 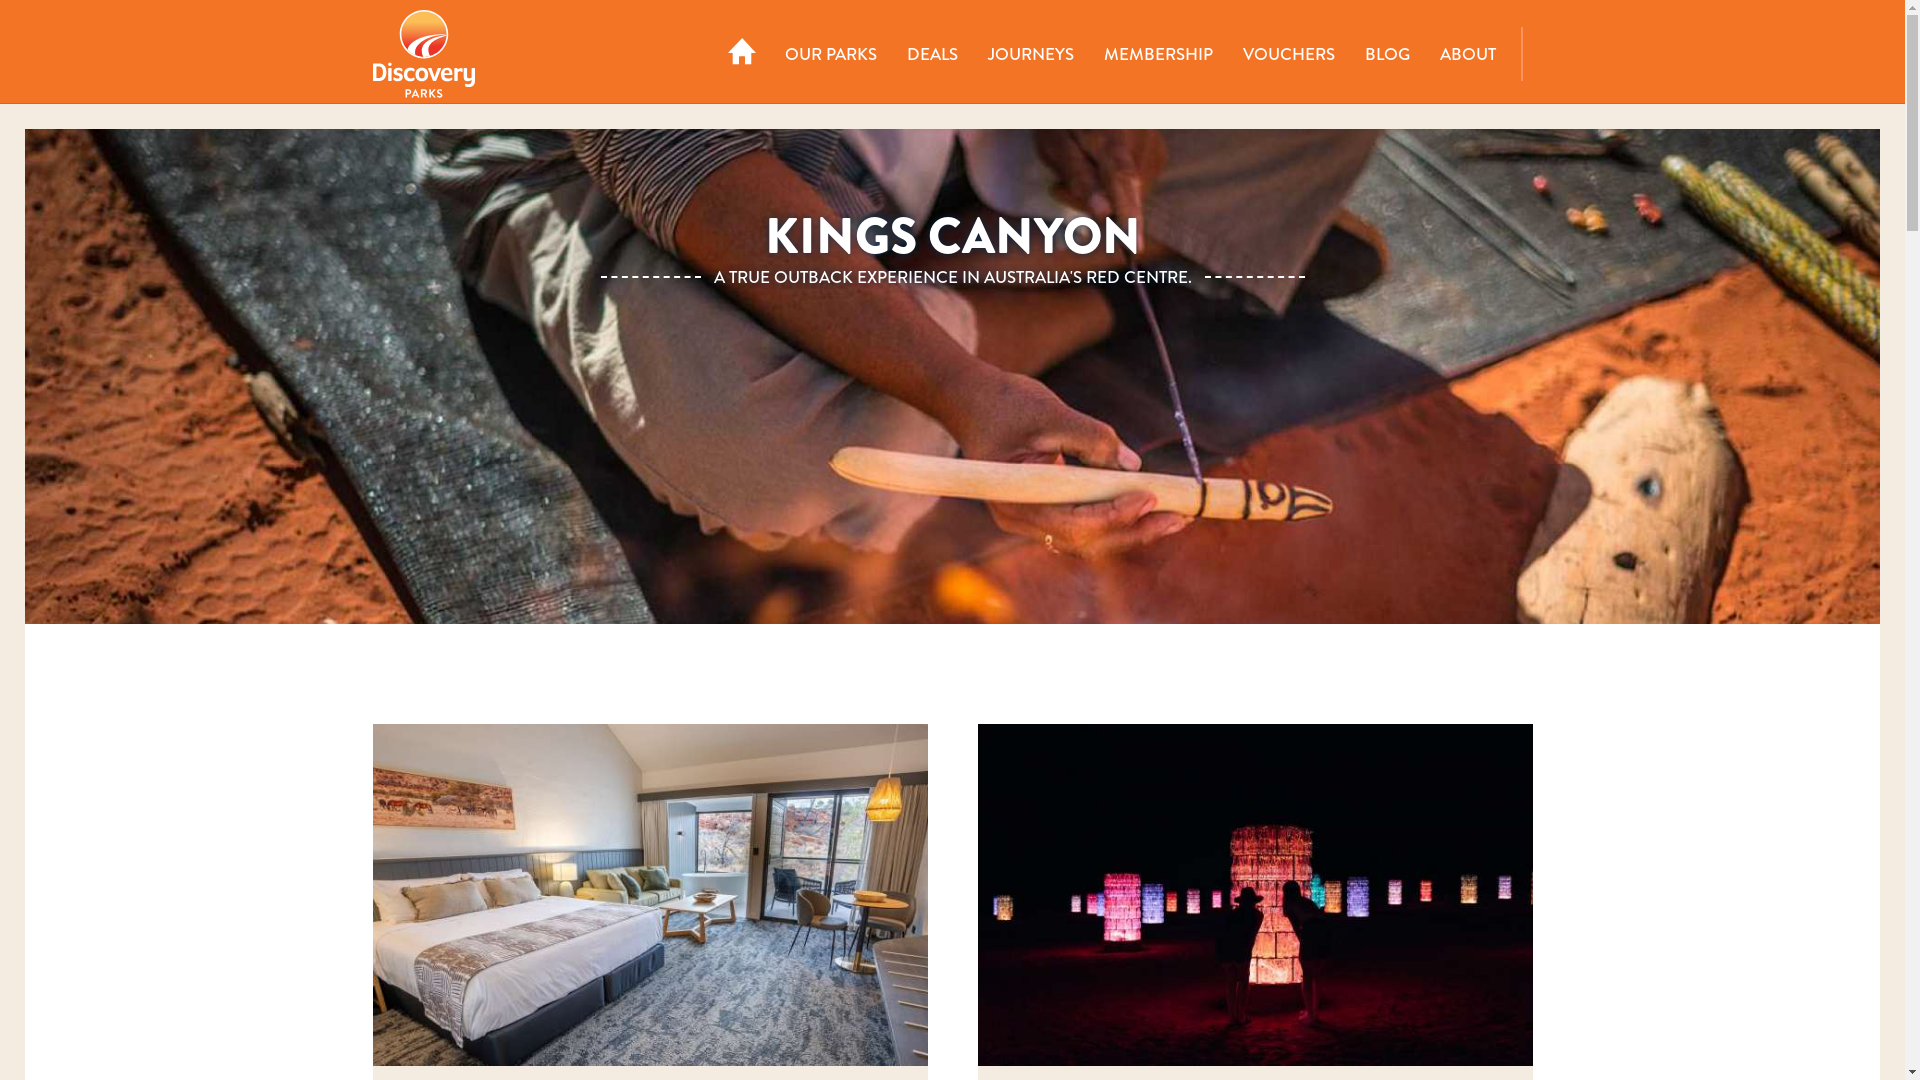 I want to click on 'VOUCHERS', so click(x=1289, y=53).